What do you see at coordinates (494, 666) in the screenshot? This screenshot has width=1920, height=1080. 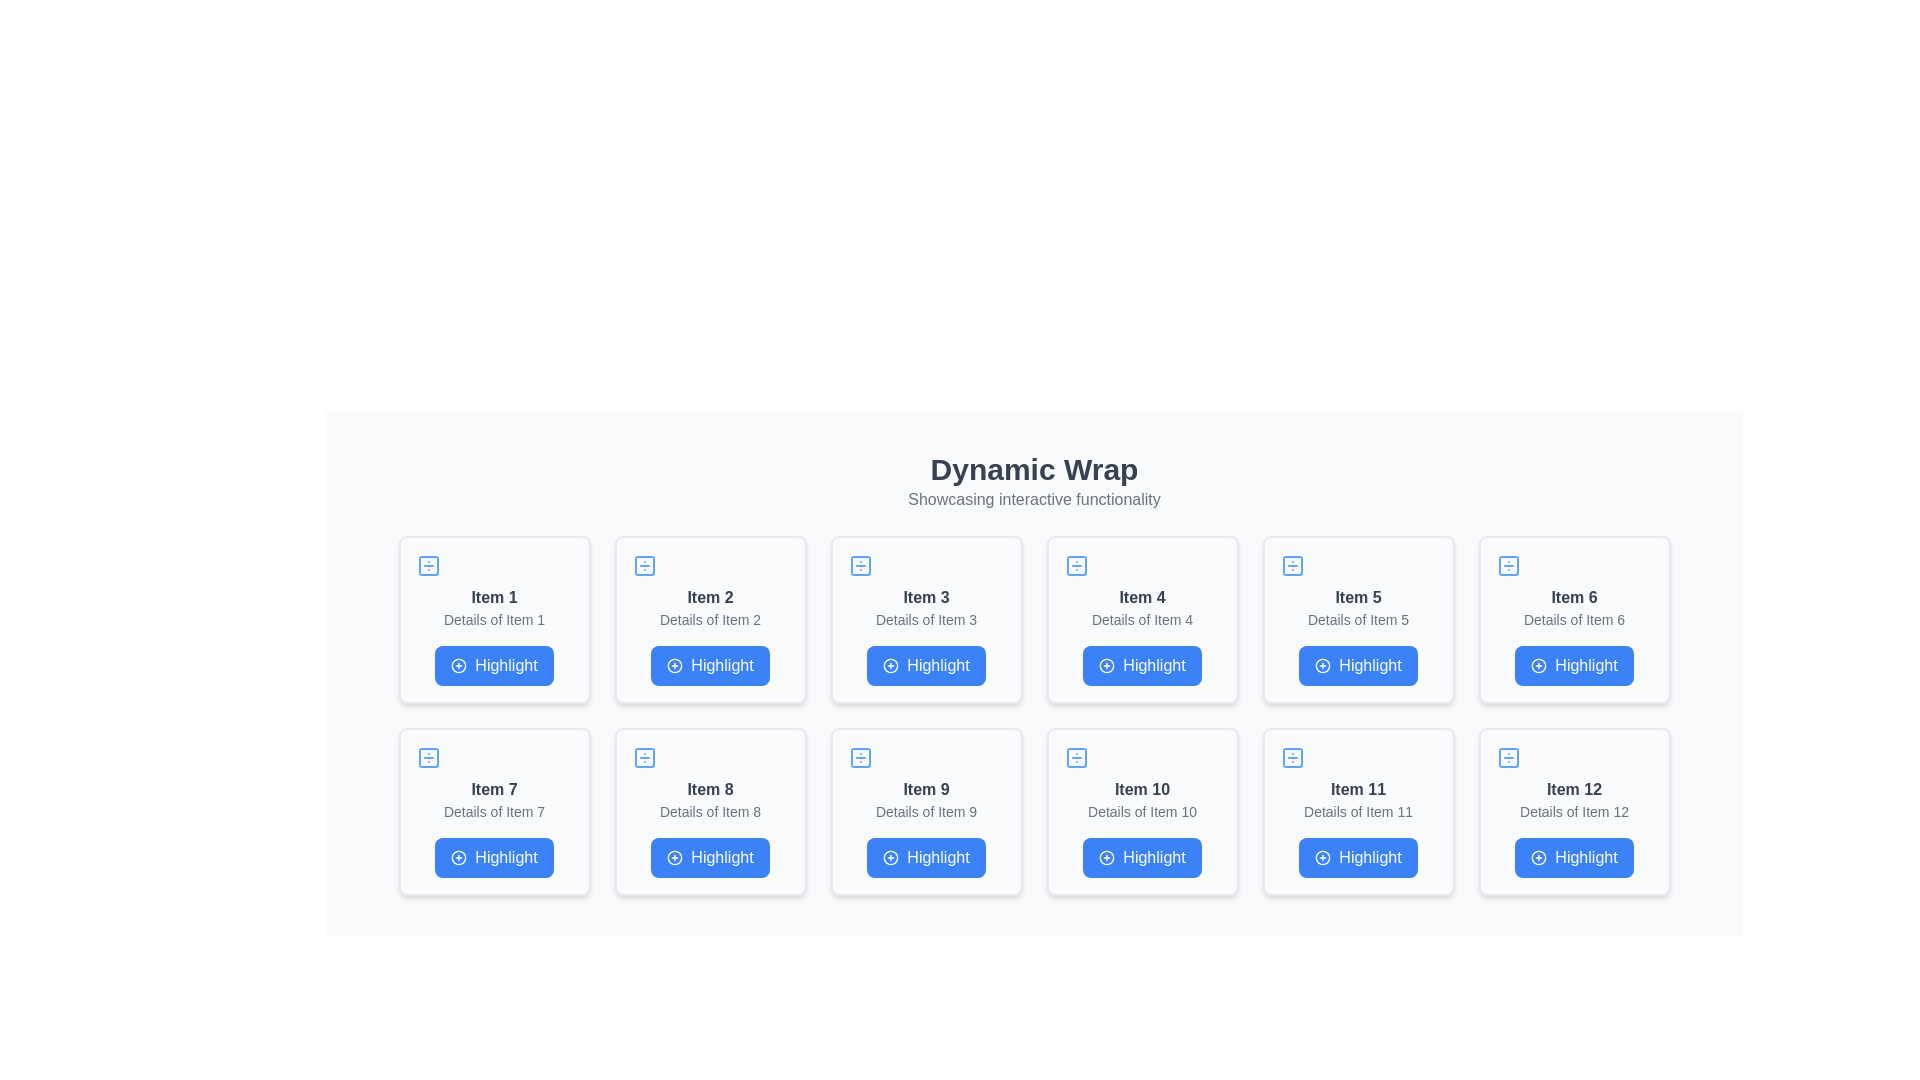 I see `the blue button labeled 'Highlight' with a white plus icon` at bounding box center [494, 666].